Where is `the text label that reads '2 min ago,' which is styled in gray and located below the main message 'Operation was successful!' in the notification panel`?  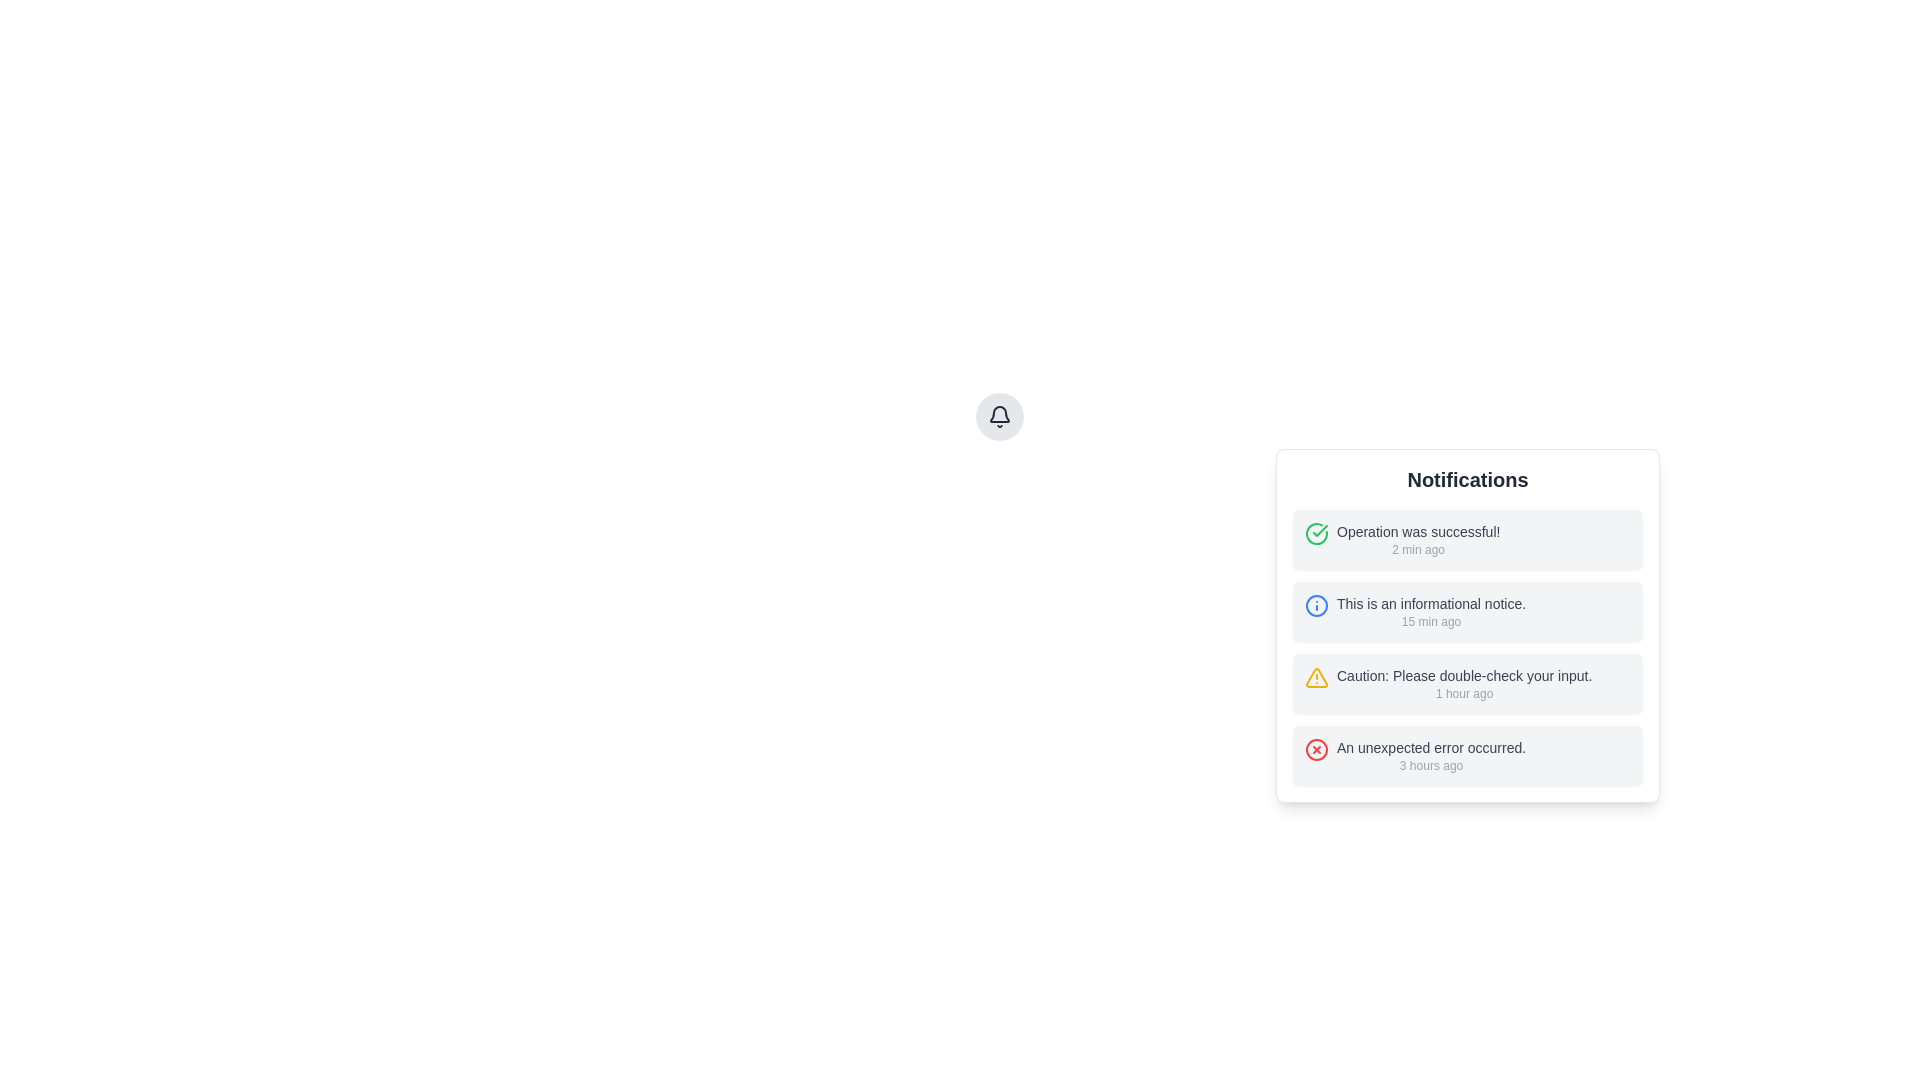 the text label that reads '2 min ago,' which is styled in gray and located below the main message 'Operation was successful!' in the notification panel is located at coordinates (1417, 550).